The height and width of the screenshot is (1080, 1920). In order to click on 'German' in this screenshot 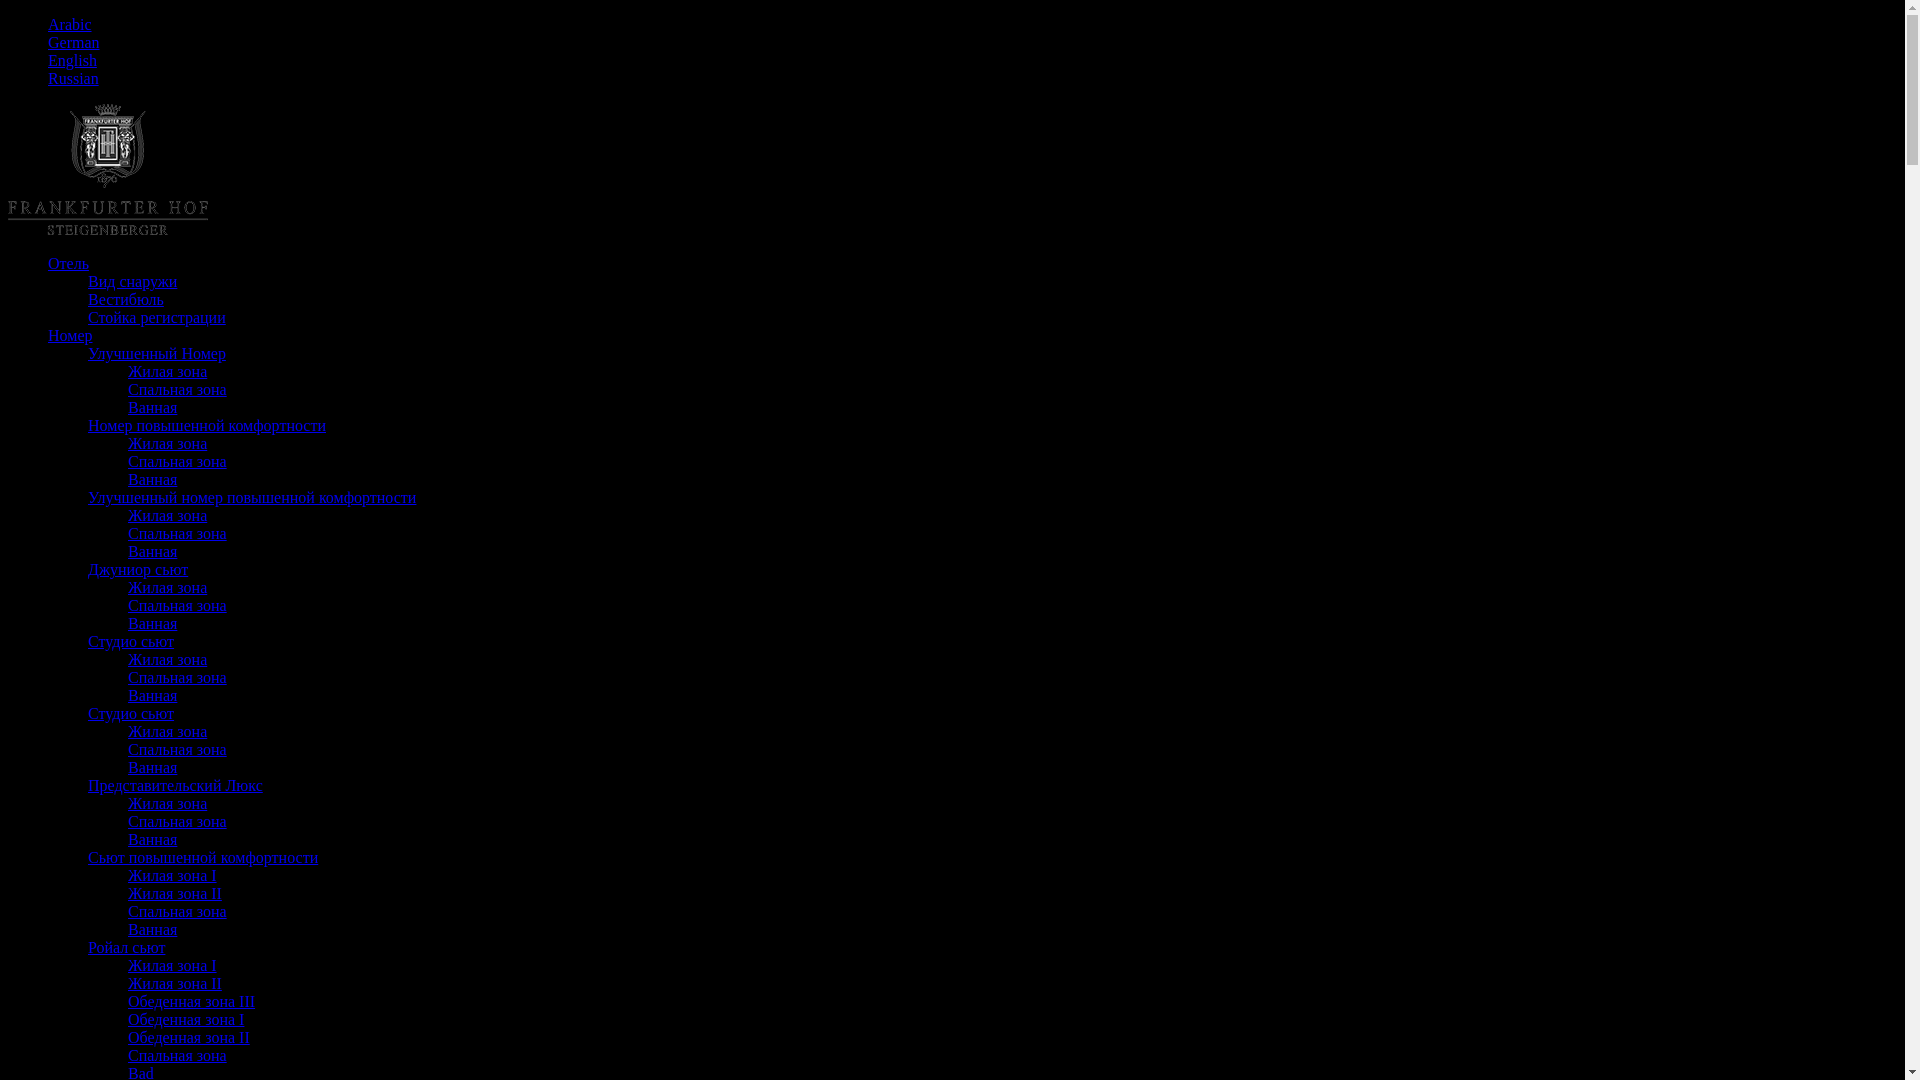, I will do `click(73, 42)`.